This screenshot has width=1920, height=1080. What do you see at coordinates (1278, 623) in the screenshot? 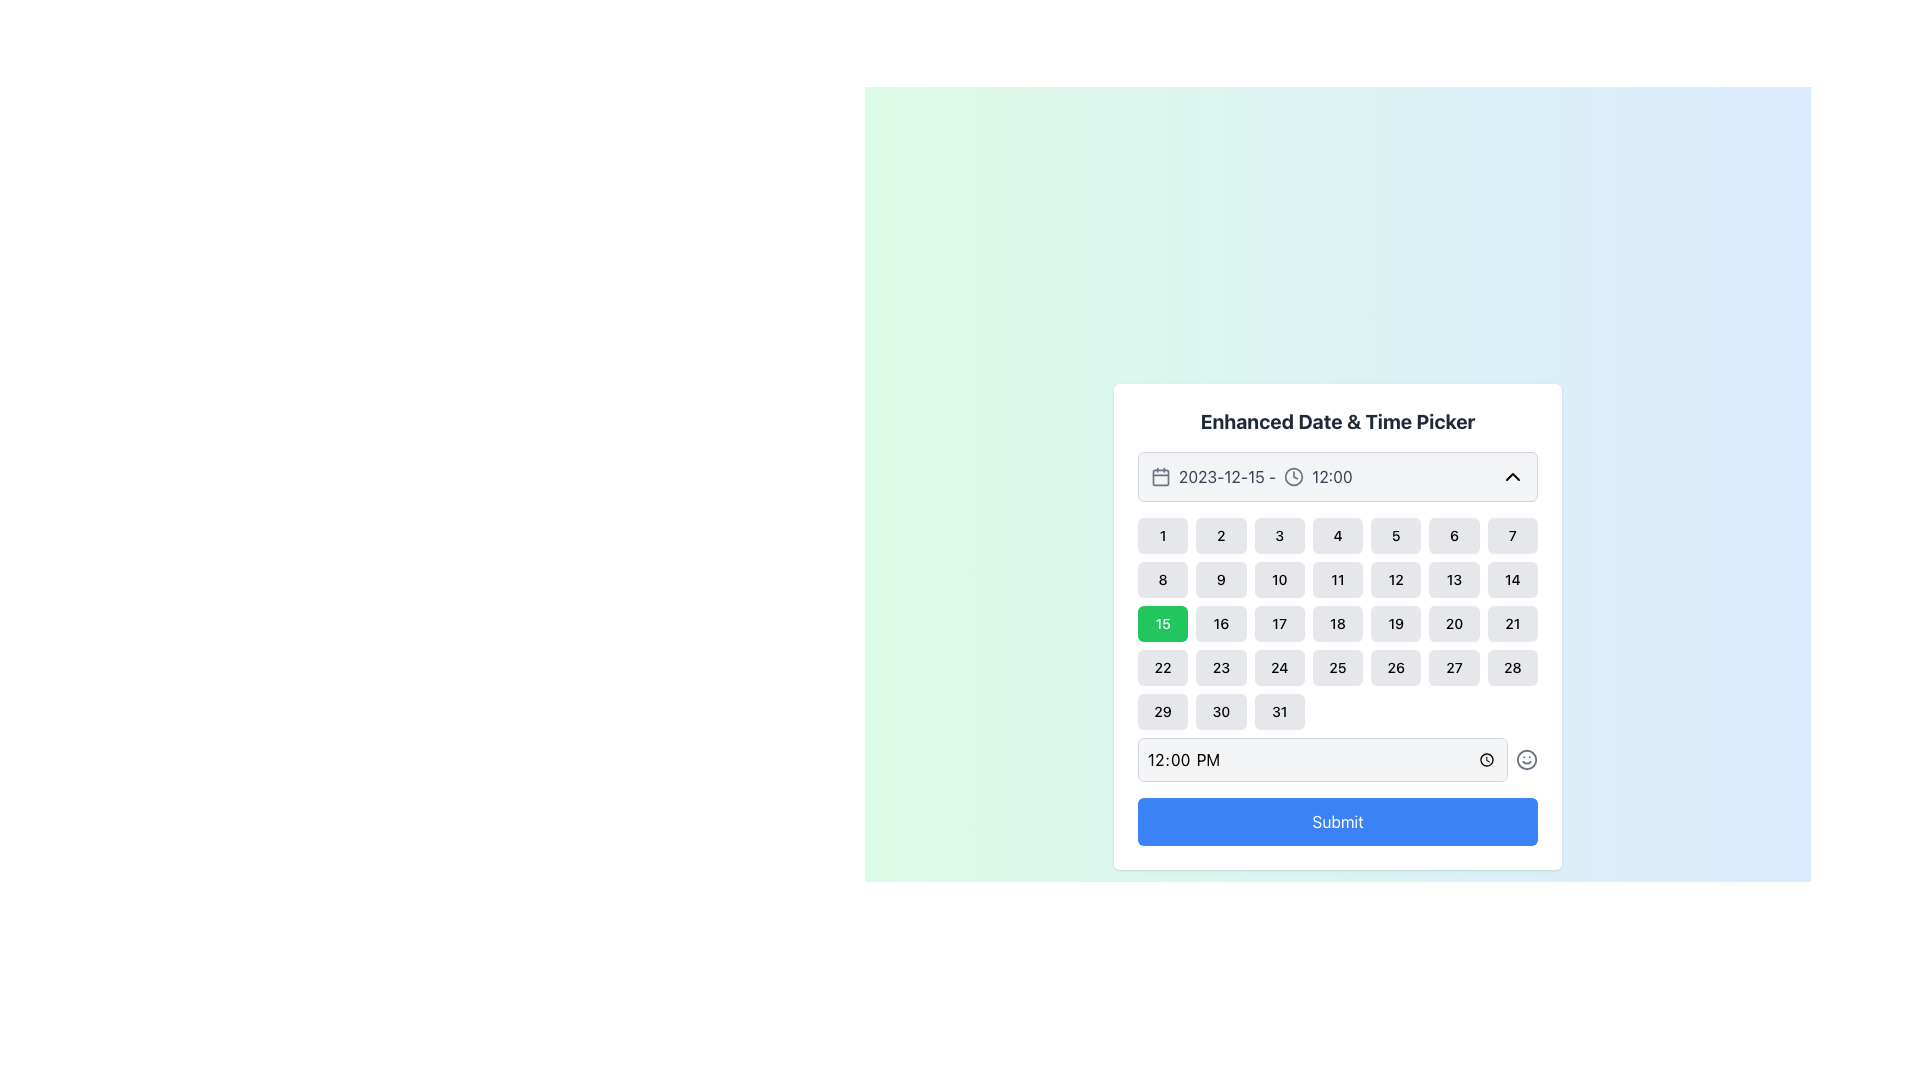
I see `the button representing the date '17' in the calendar grid to observe the hover effect` at bounding box center [1278, 623].